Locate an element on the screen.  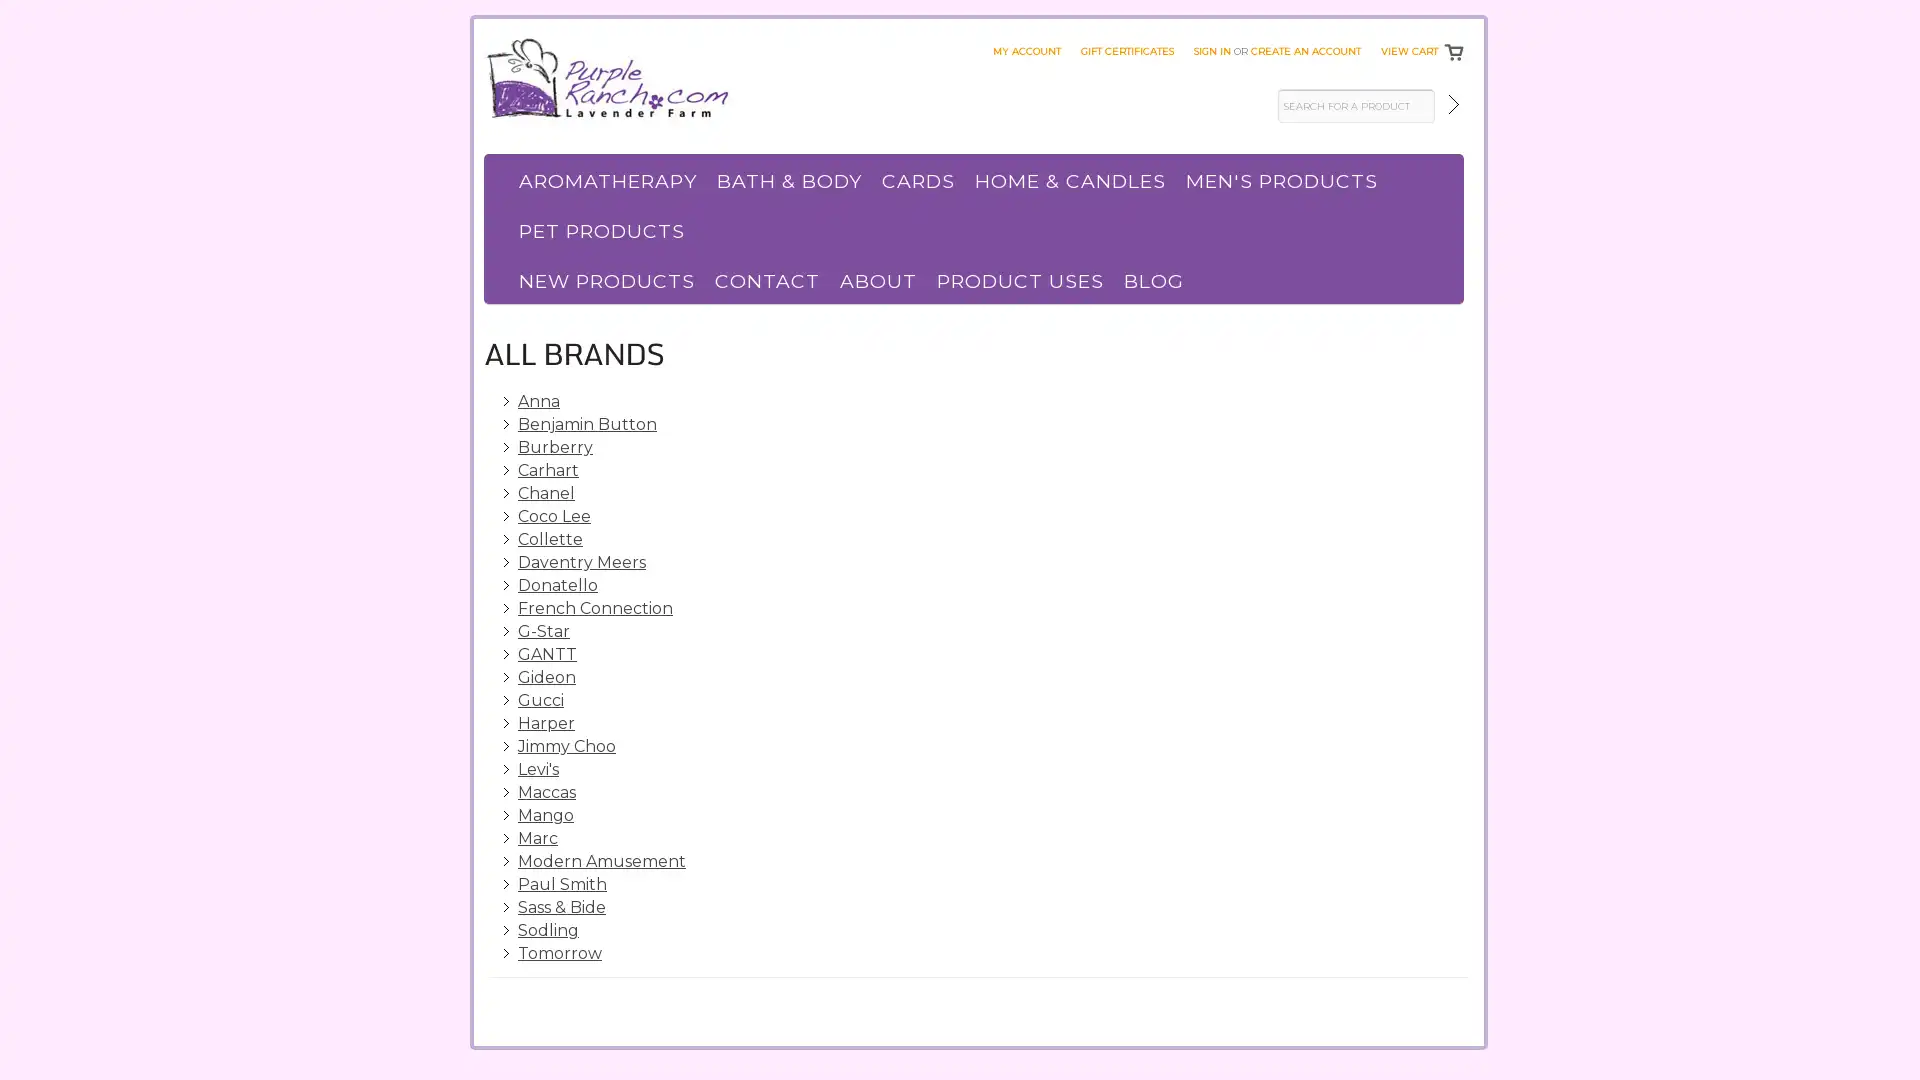
Submit is located at coordinates (1453, 104).